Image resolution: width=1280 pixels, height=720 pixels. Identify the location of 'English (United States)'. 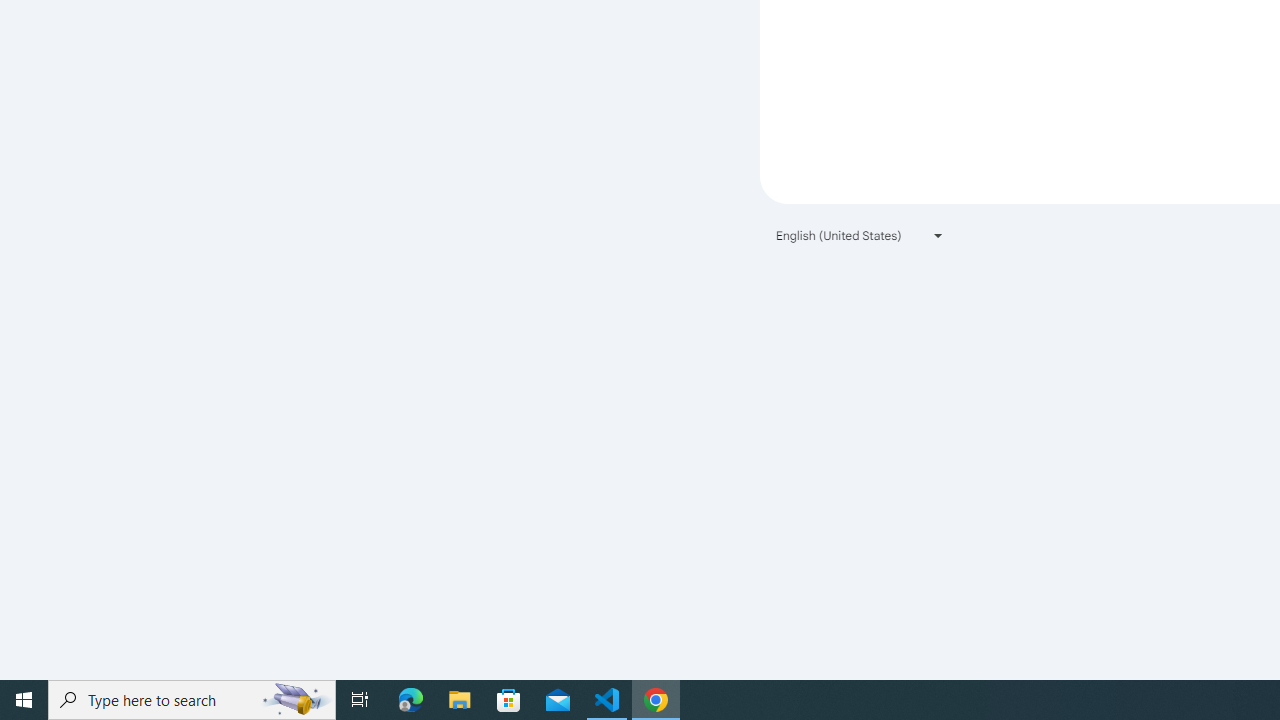
(860, 234).